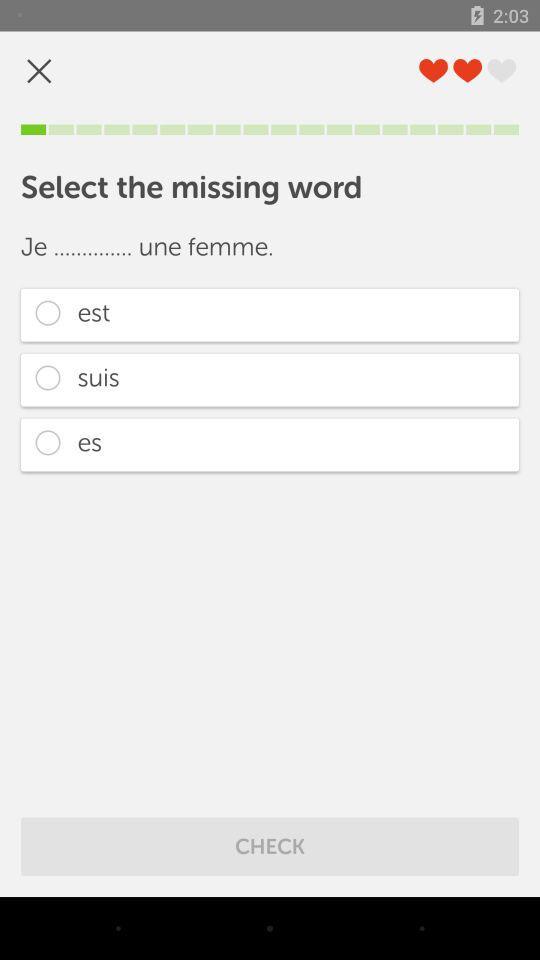 Image resolution: width=540 pixels, height=960 pixels. I want to click on the close icon, so click(39, 71).